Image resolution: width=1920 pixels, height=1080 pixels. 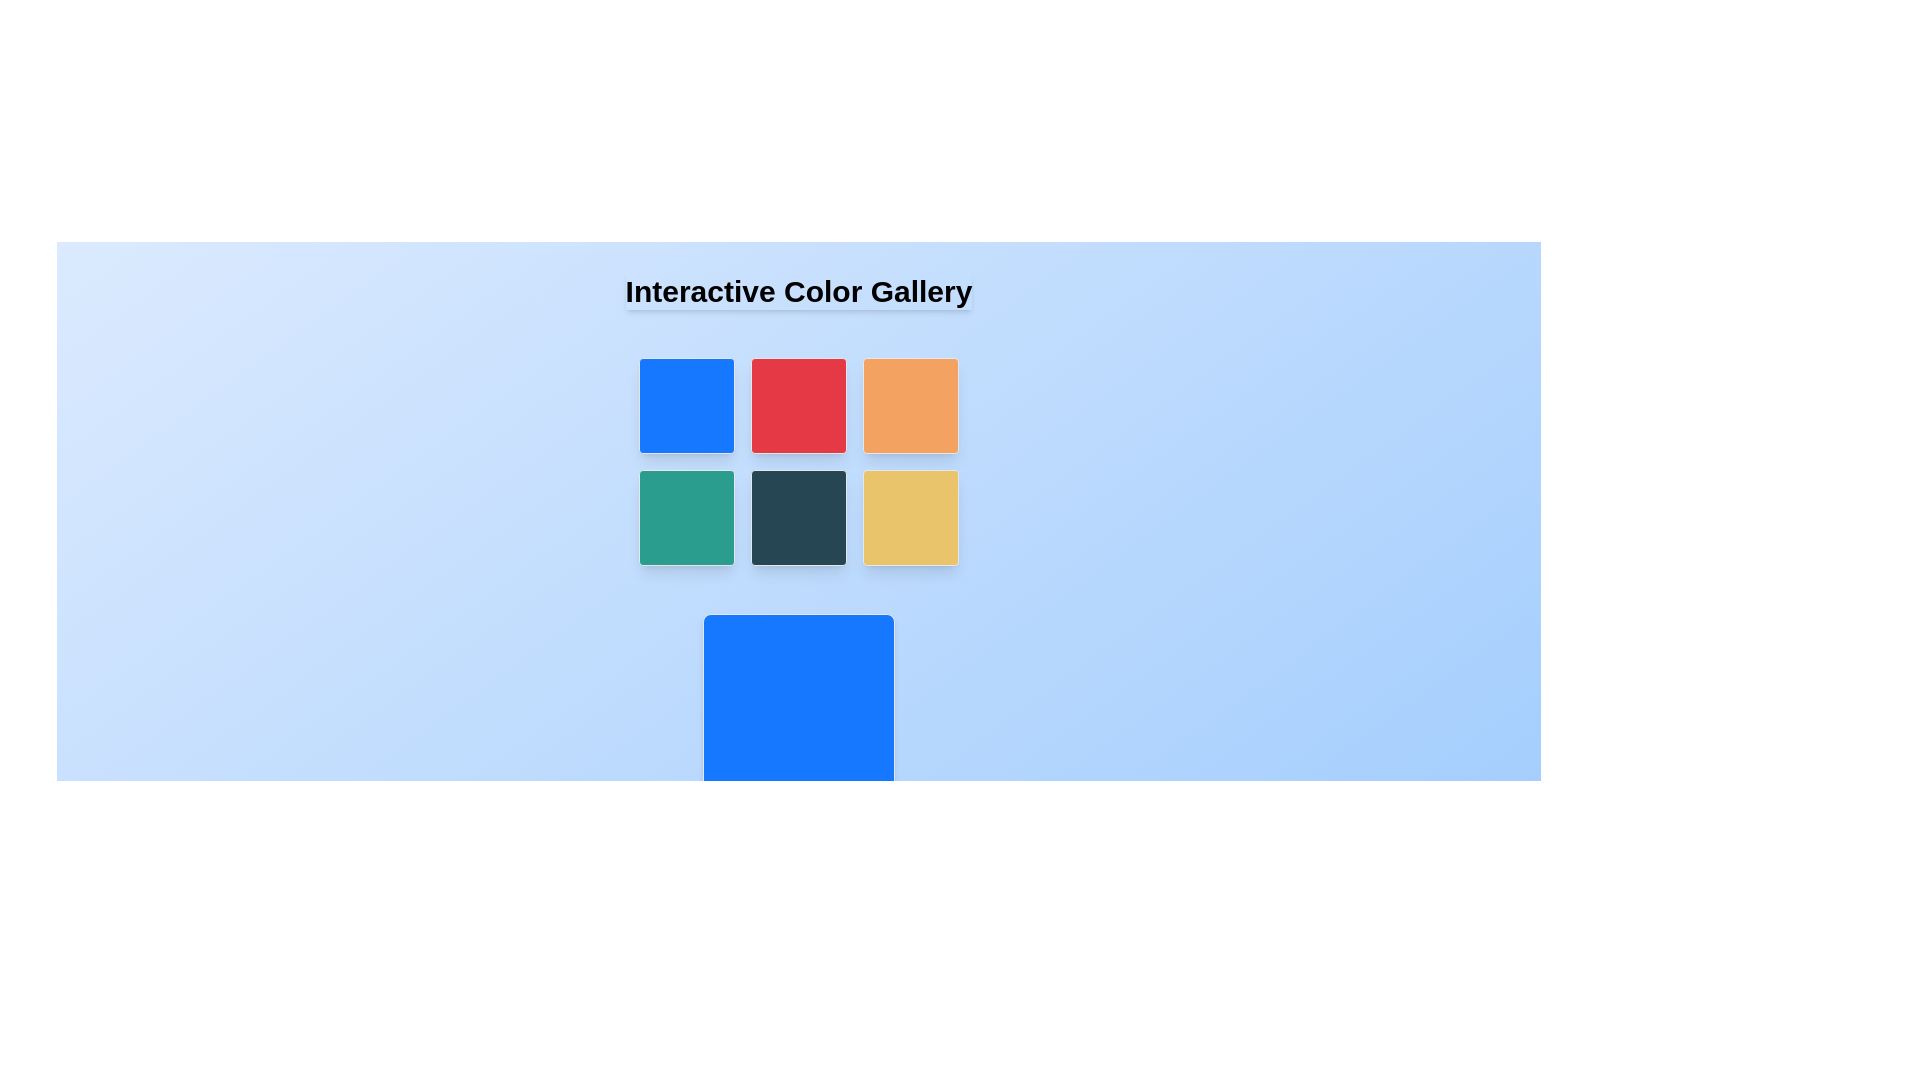 What do you see at coordinates (686, 405) in the screenshot?
I see `to select or activate the blue button located in the top-left corner of the grid in the Interactive Color Gallery` at bounding box center [686, 405].